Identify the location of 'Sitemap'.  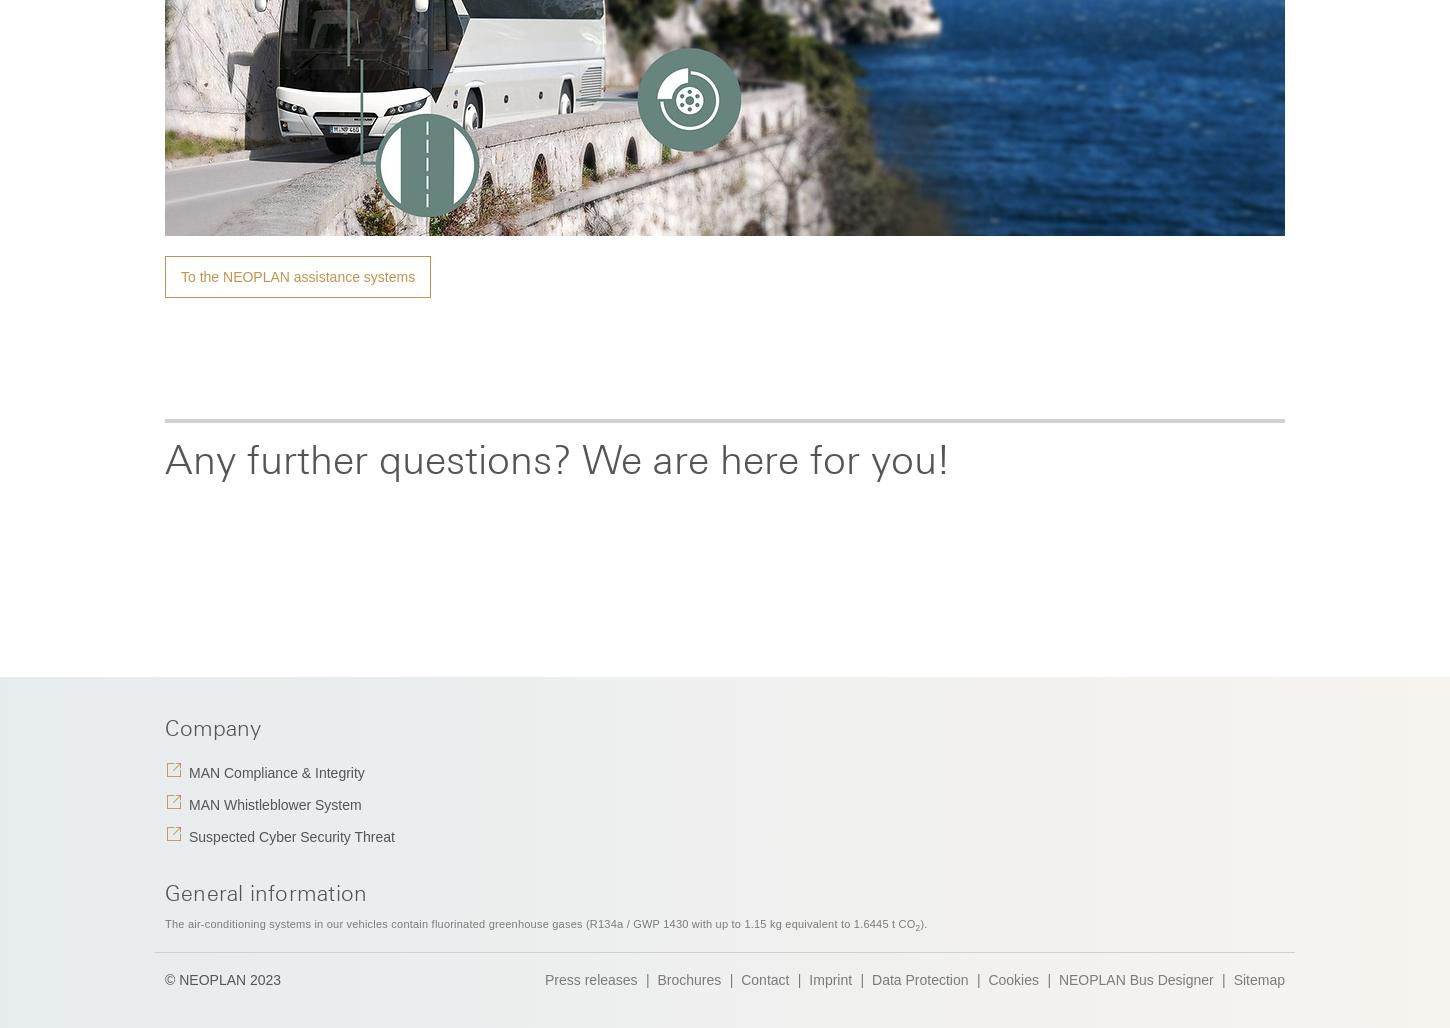
(1259, 978).